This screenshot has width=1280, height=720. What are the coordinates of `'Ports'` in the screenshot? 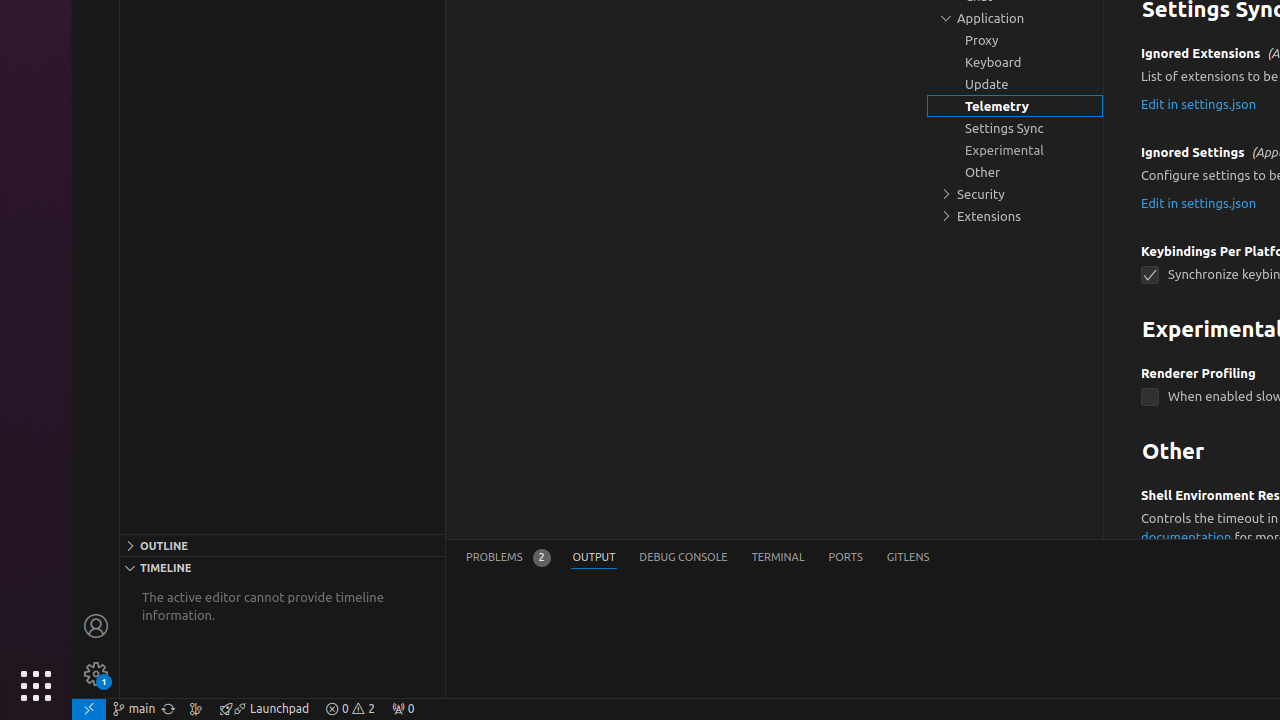 It's located at (845, 557).